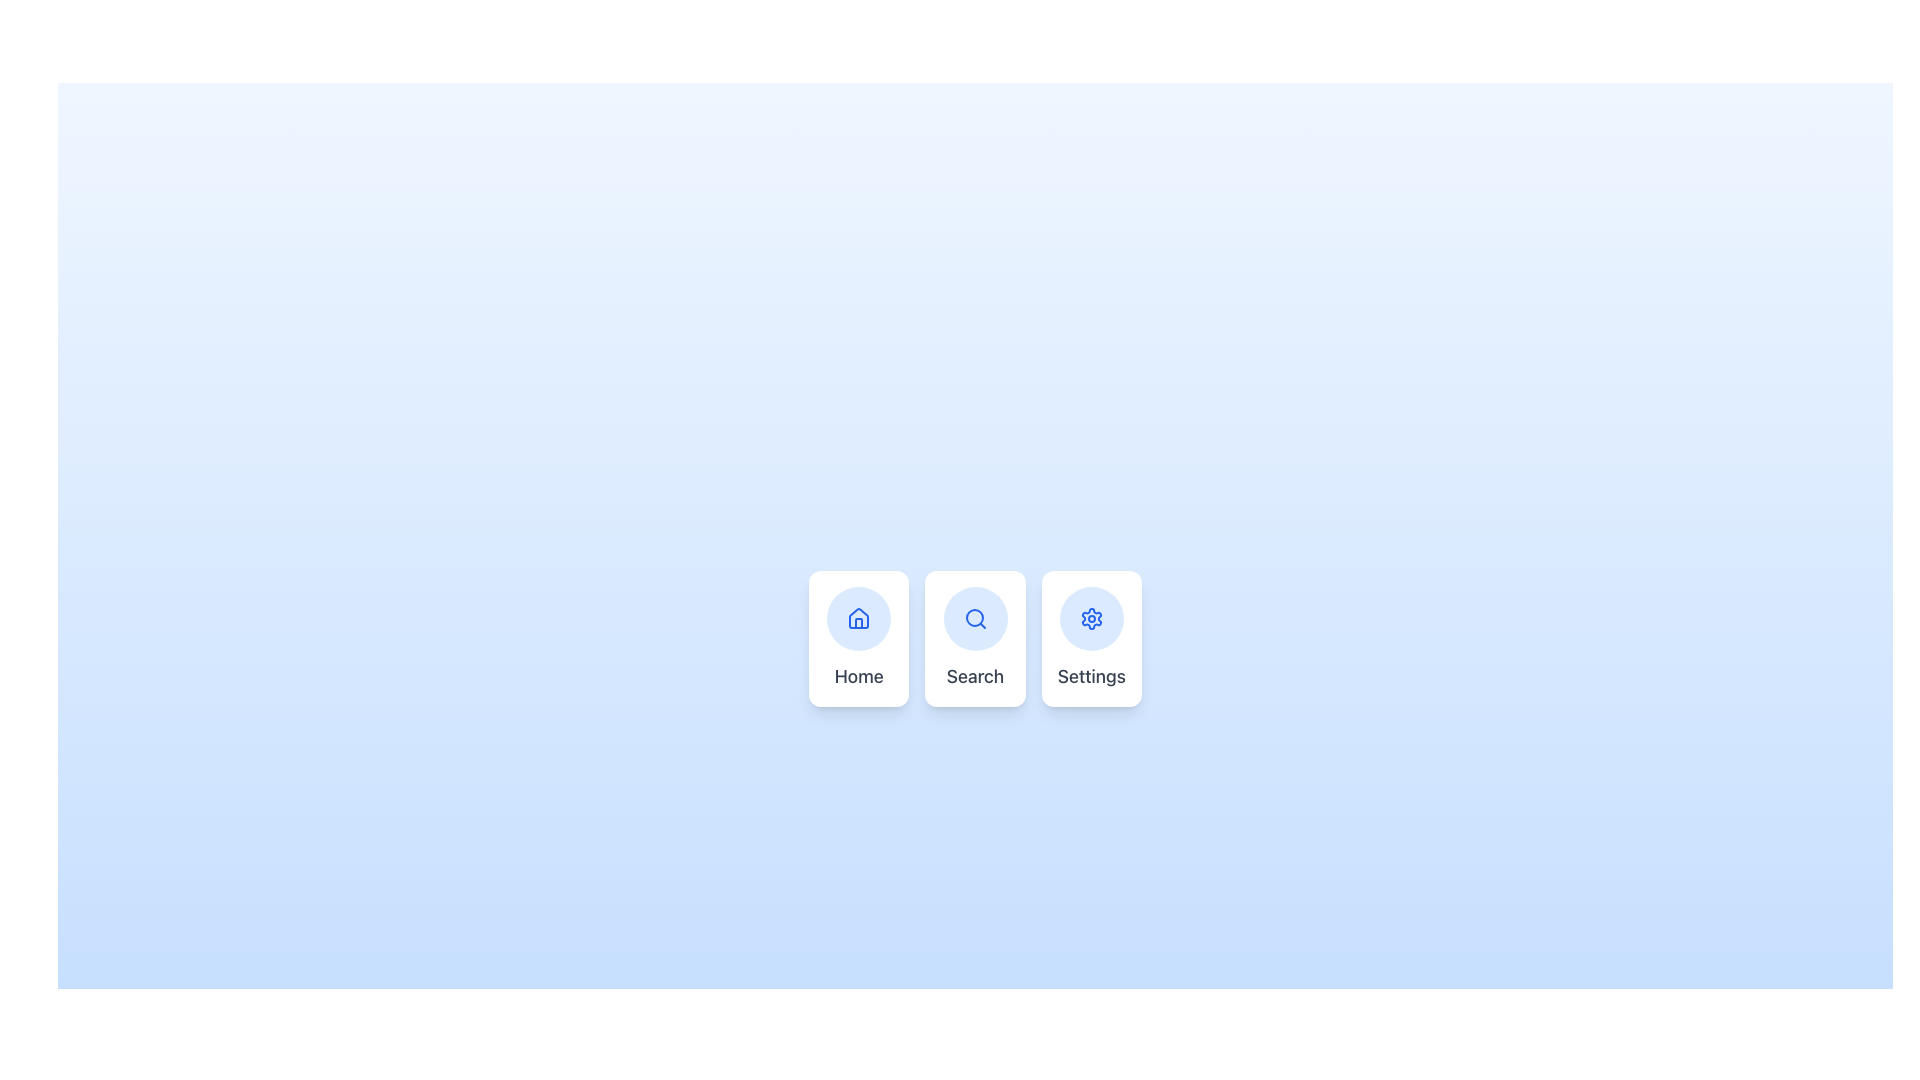 The height and width of the screenshot is (1080, 1920). I want to click on the 'Settings' Entry Point Card, which features a blue gear icon on a light blue background and is the third card in a row of three, so click(1090, 639).